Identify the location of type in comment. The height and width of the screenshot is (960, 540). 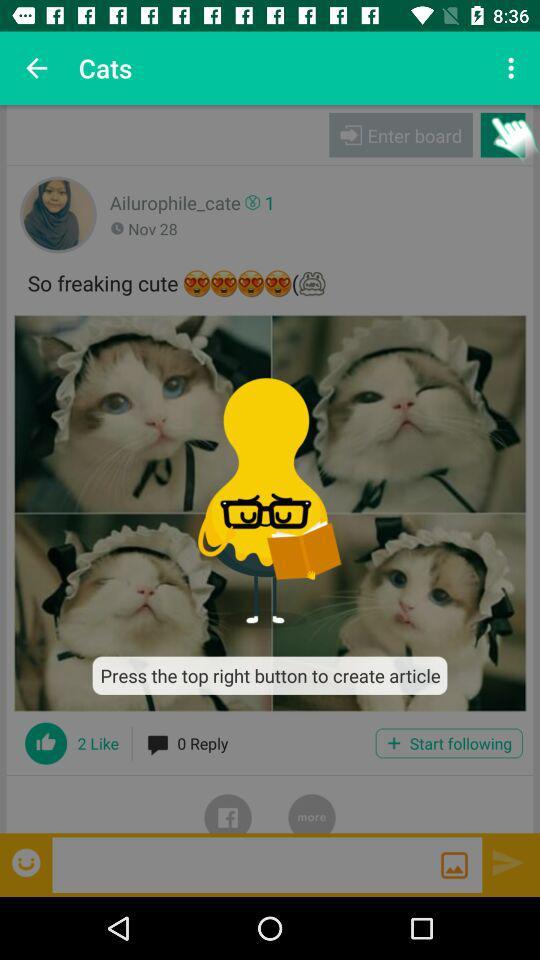
(246, 863).